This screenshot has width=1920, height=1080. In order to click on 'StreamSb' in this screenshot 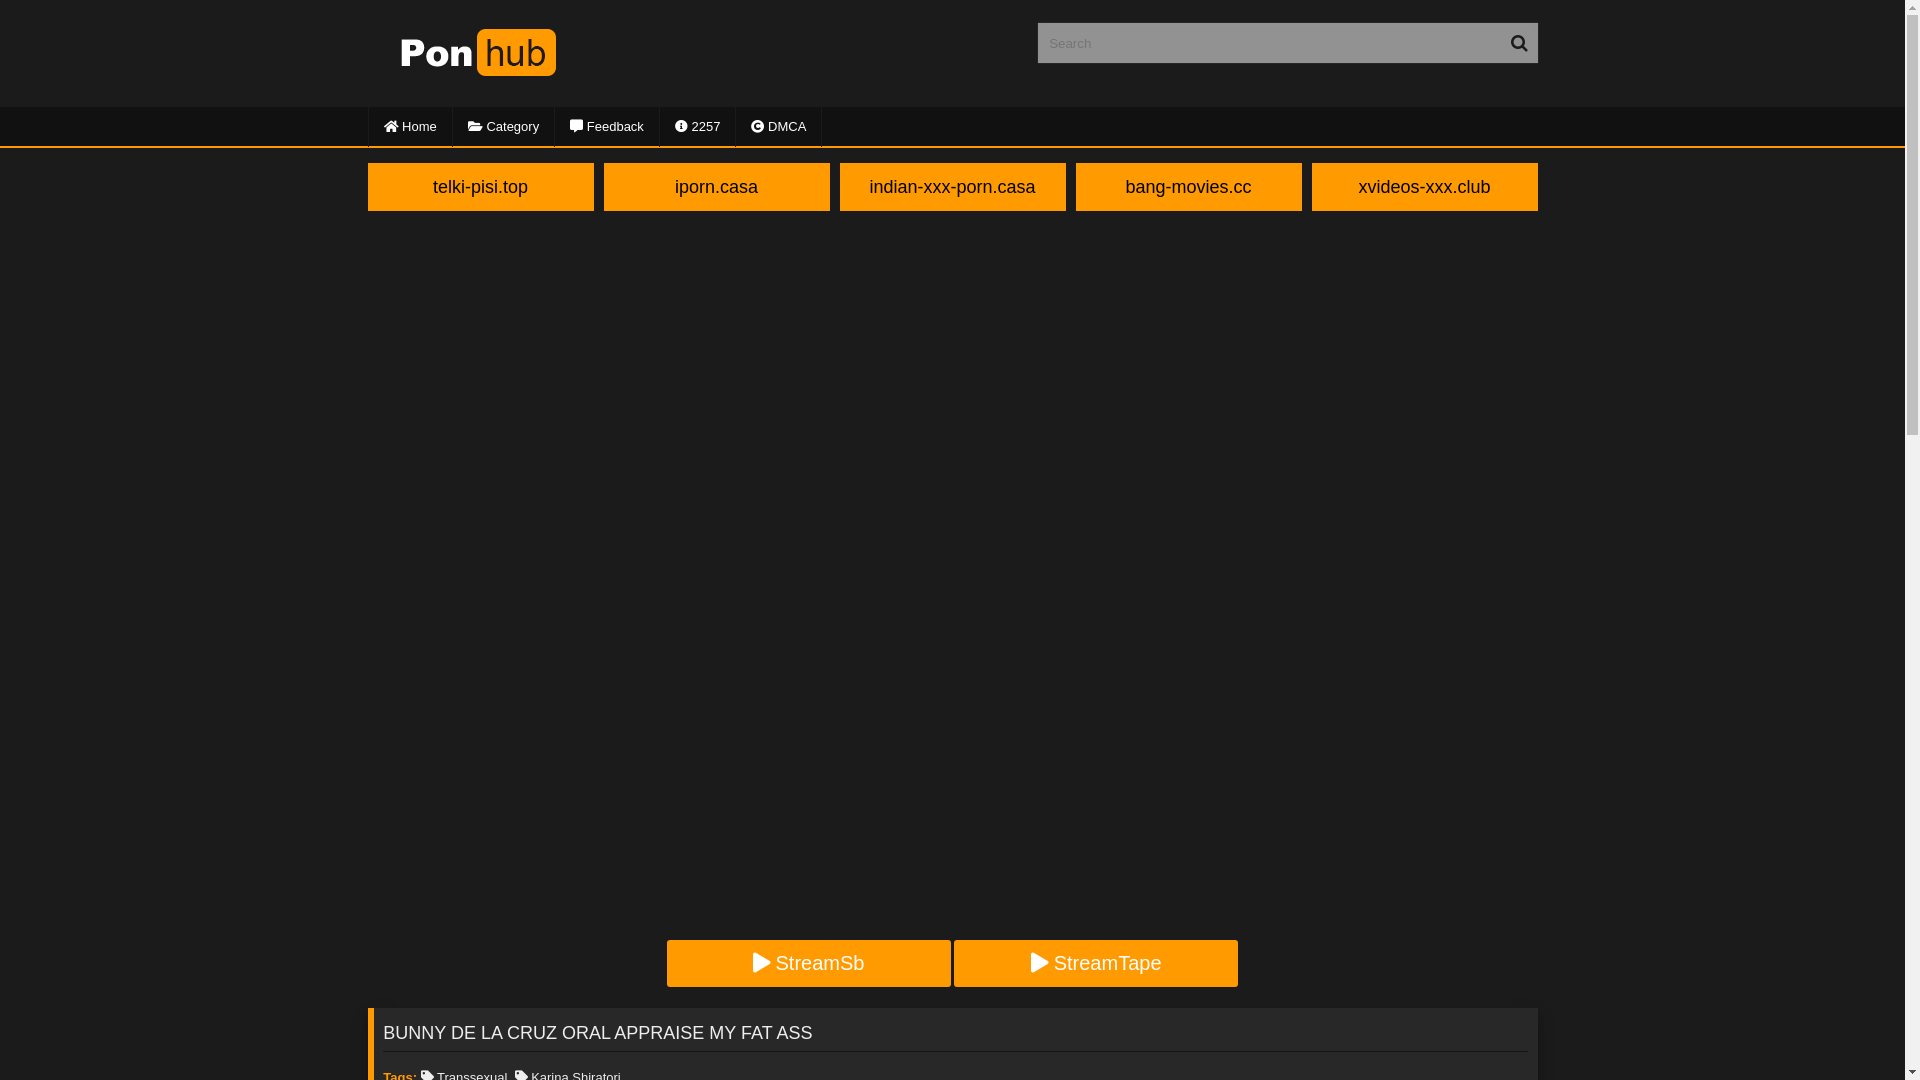, I will do `click(809, 962)`.